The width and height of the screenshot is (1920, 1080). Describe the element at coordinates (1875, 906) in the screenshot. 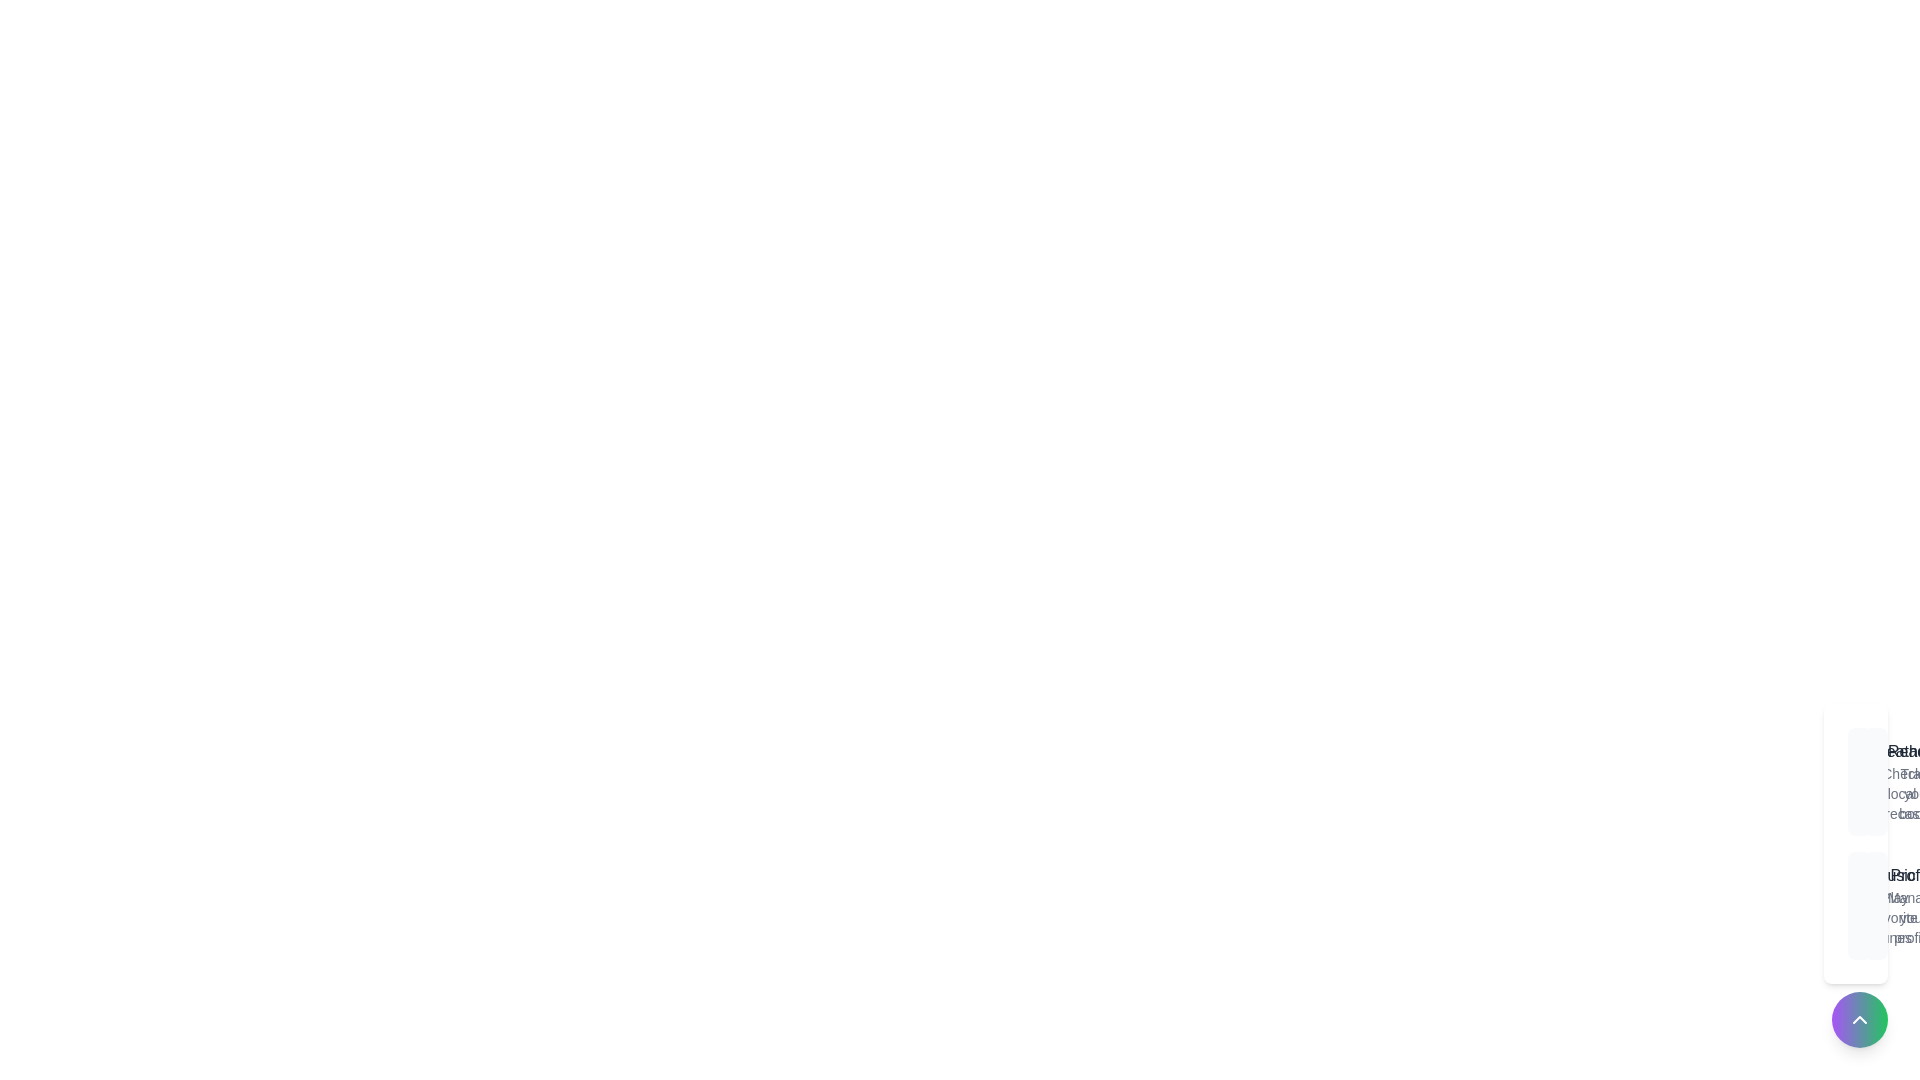

I see `the element labeled Profile to observe its hover effect` at that location.